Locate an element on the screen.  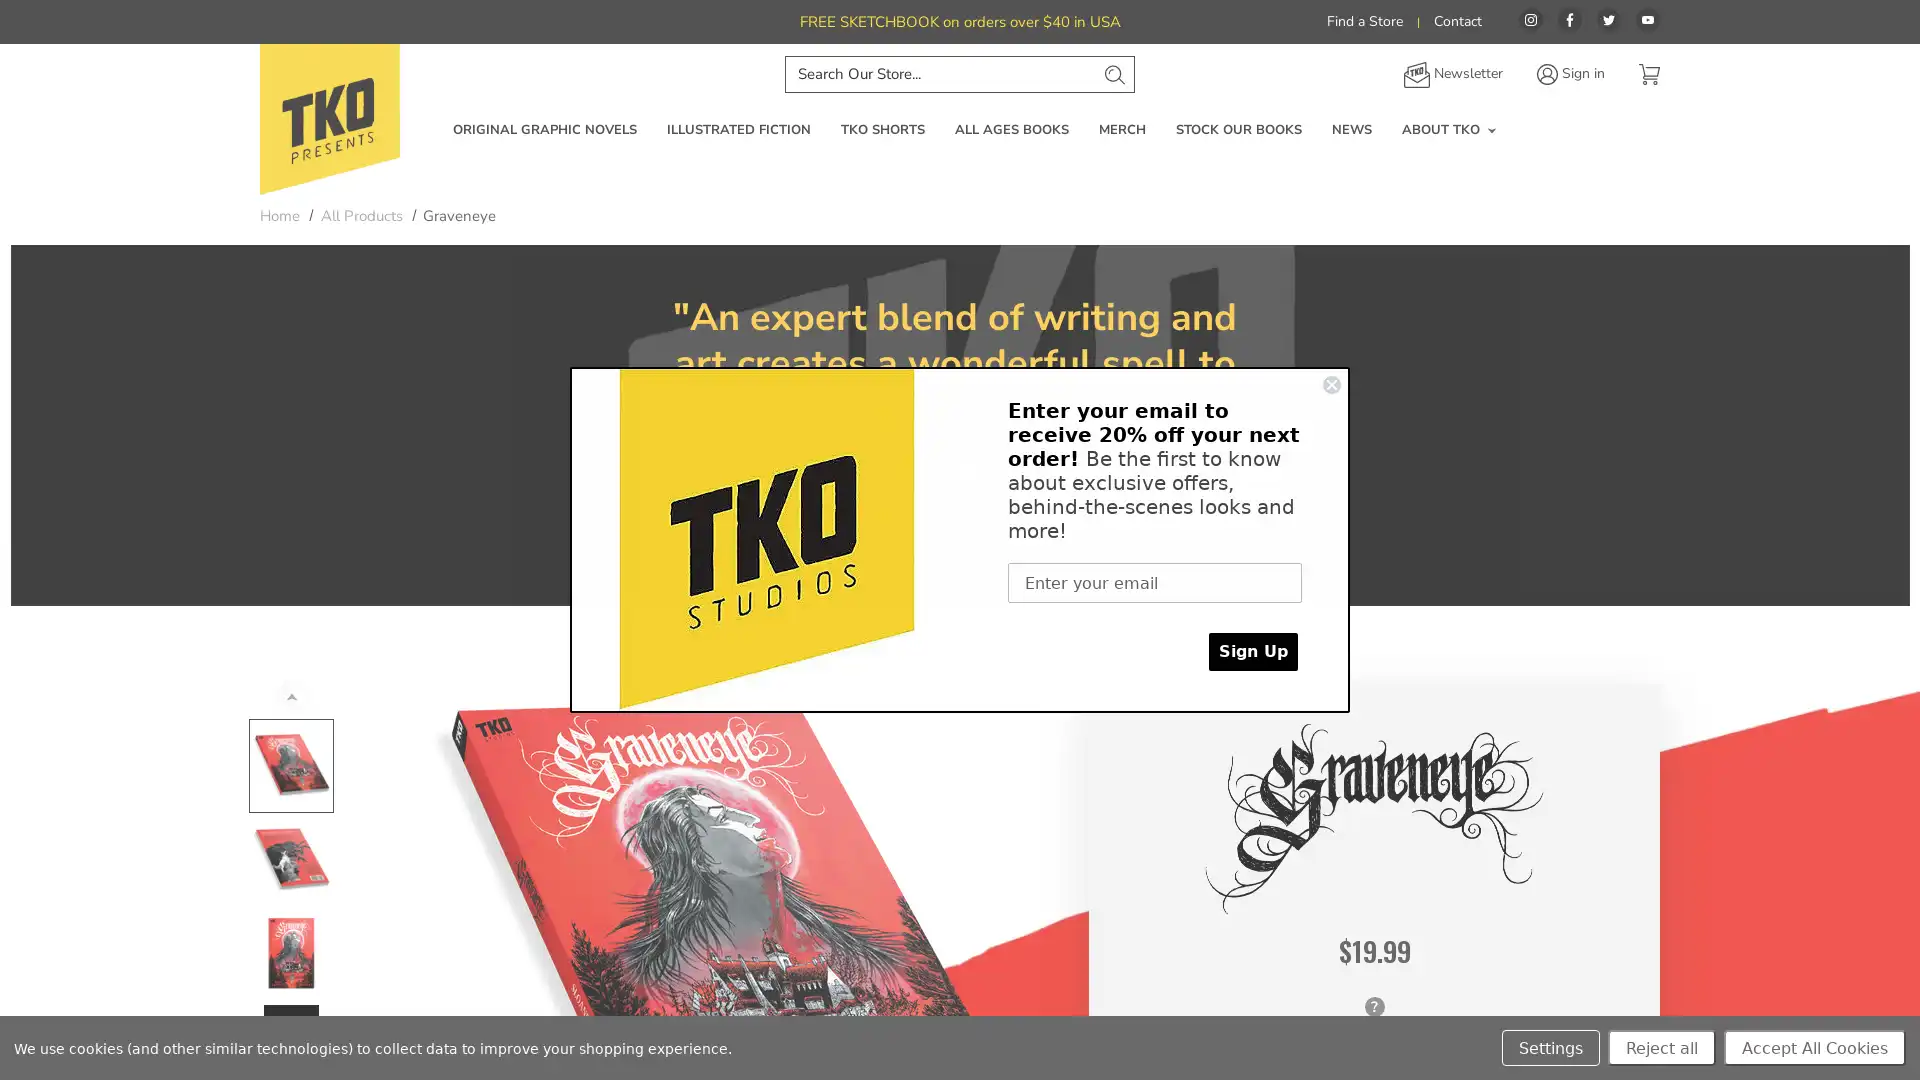
Accept All Cookies is located at coordinates (1814, 1047).